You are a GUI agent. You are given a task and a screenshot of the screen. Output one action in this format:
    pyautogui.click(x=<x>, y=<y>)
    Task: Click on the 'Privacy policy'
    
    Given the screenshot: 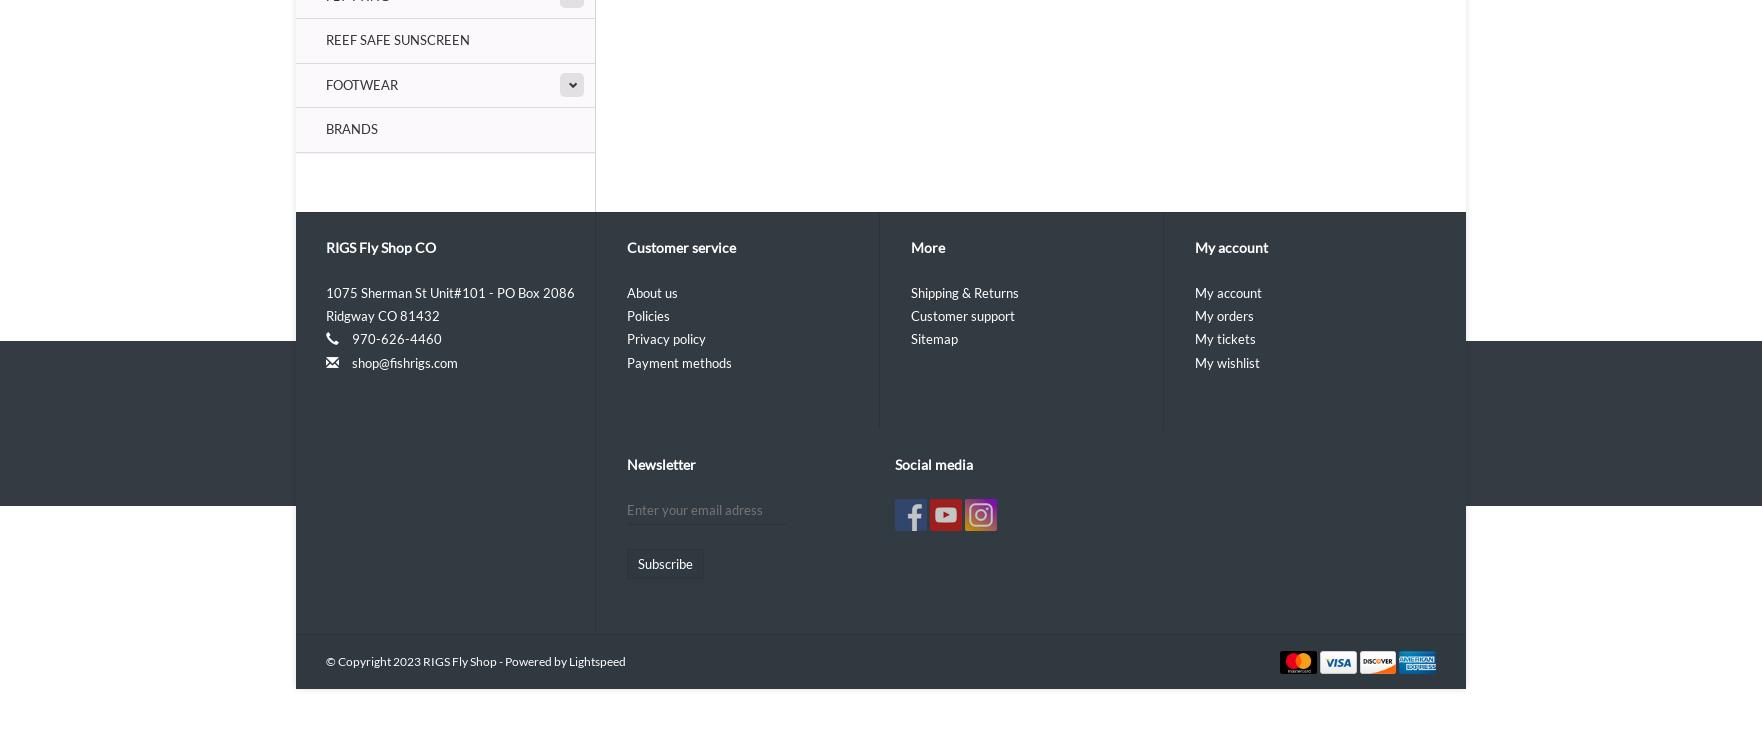 What is the action you would take?
    pyautogui.click(x=665, y=338)
    